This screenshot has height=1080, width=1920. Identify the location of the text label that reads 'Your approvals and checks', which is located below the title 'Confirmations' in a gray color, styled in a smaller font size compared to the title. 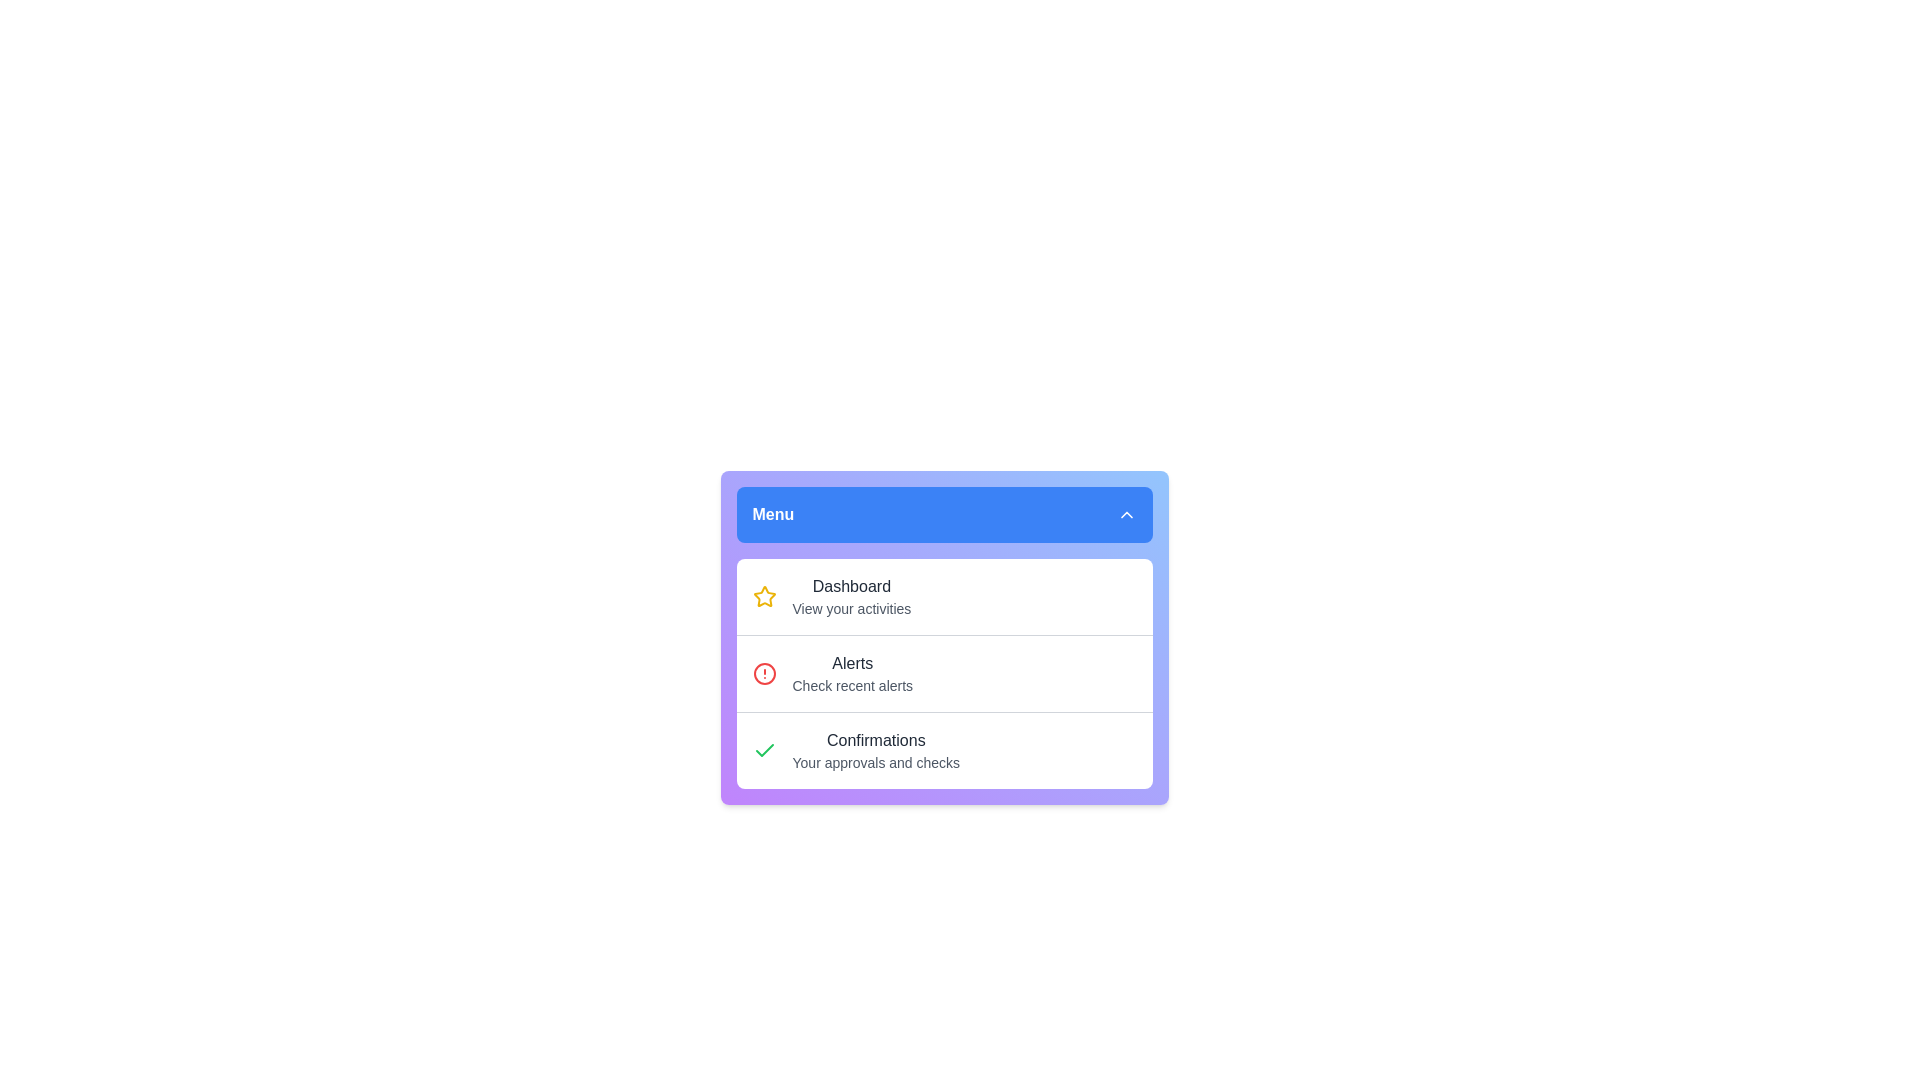
(876, 763).